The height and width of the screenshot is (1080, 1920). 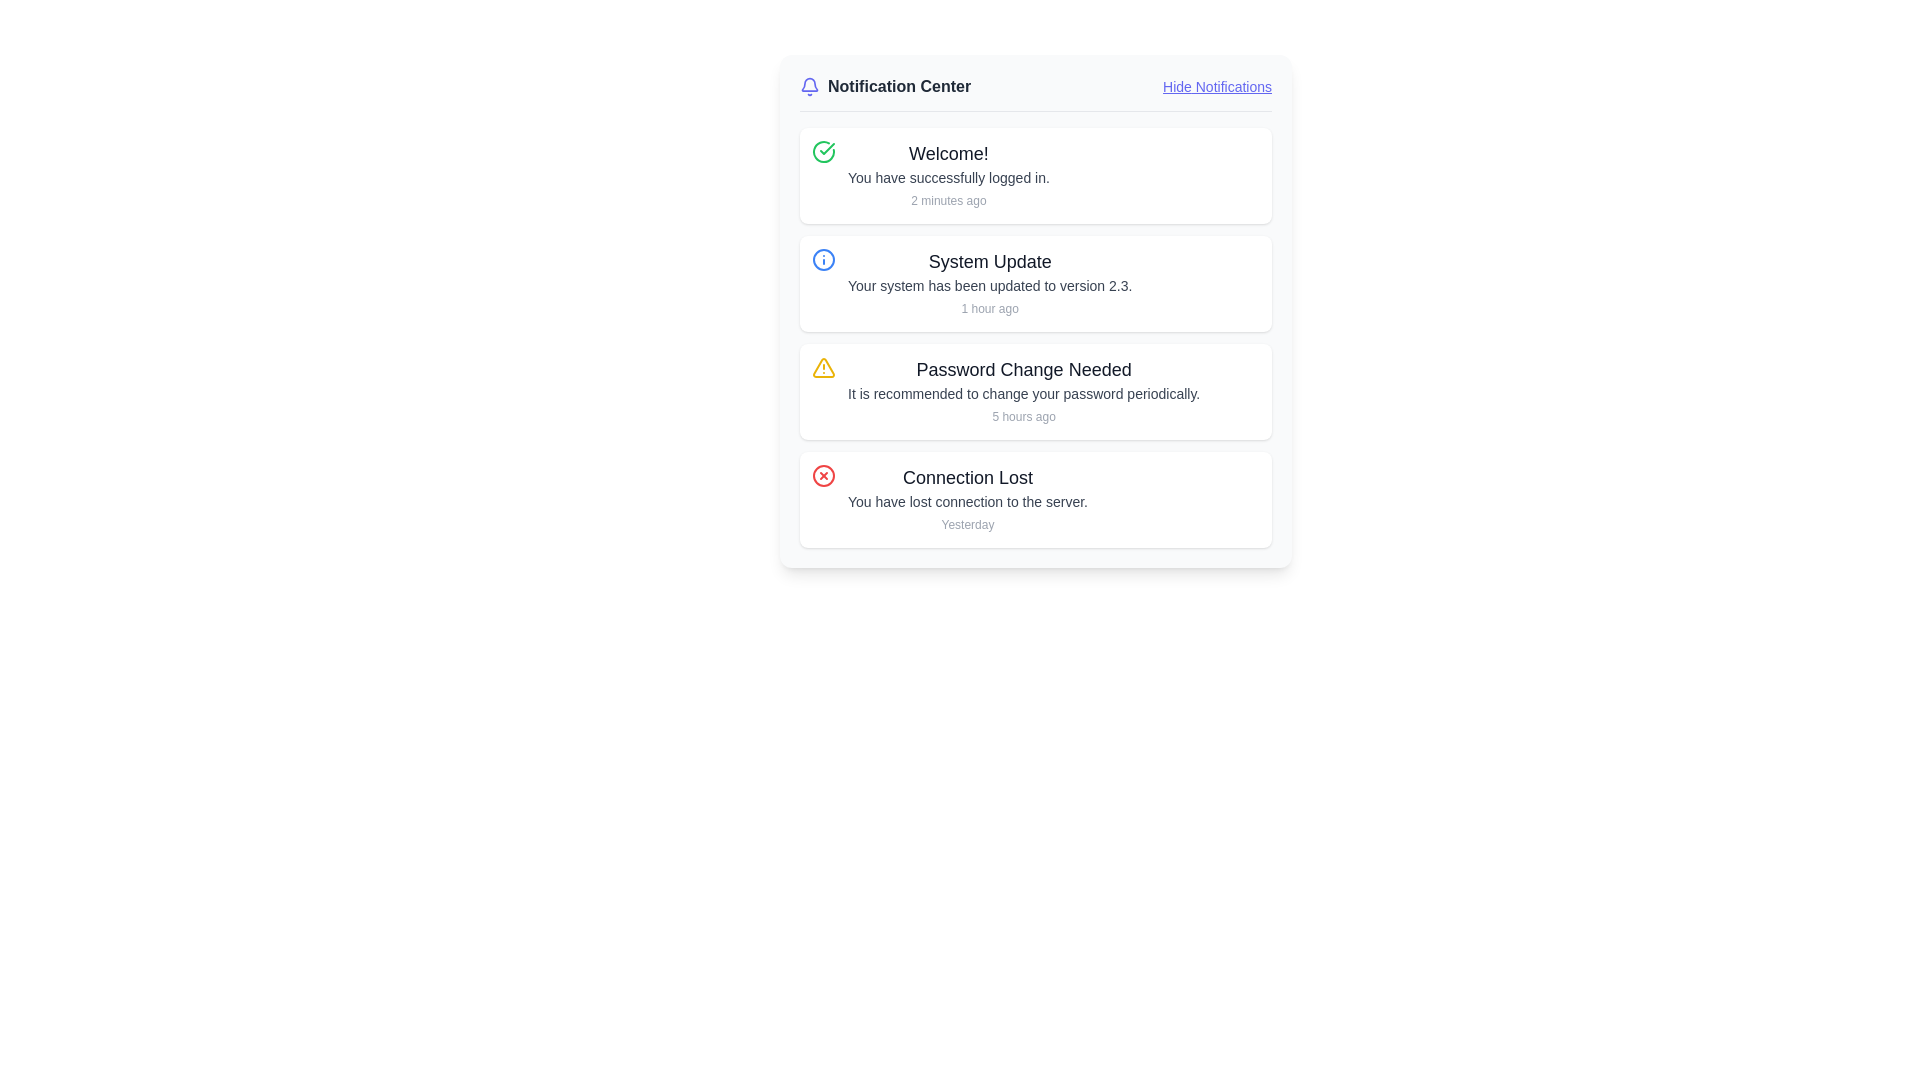 What do you see at coordinates (1036, 499) in the screenshot?
I see `the Informational Notification Card that indicates a lost connection to the server, which is the fourth notification in the list of notifications` at bounding box center [1036, 499].